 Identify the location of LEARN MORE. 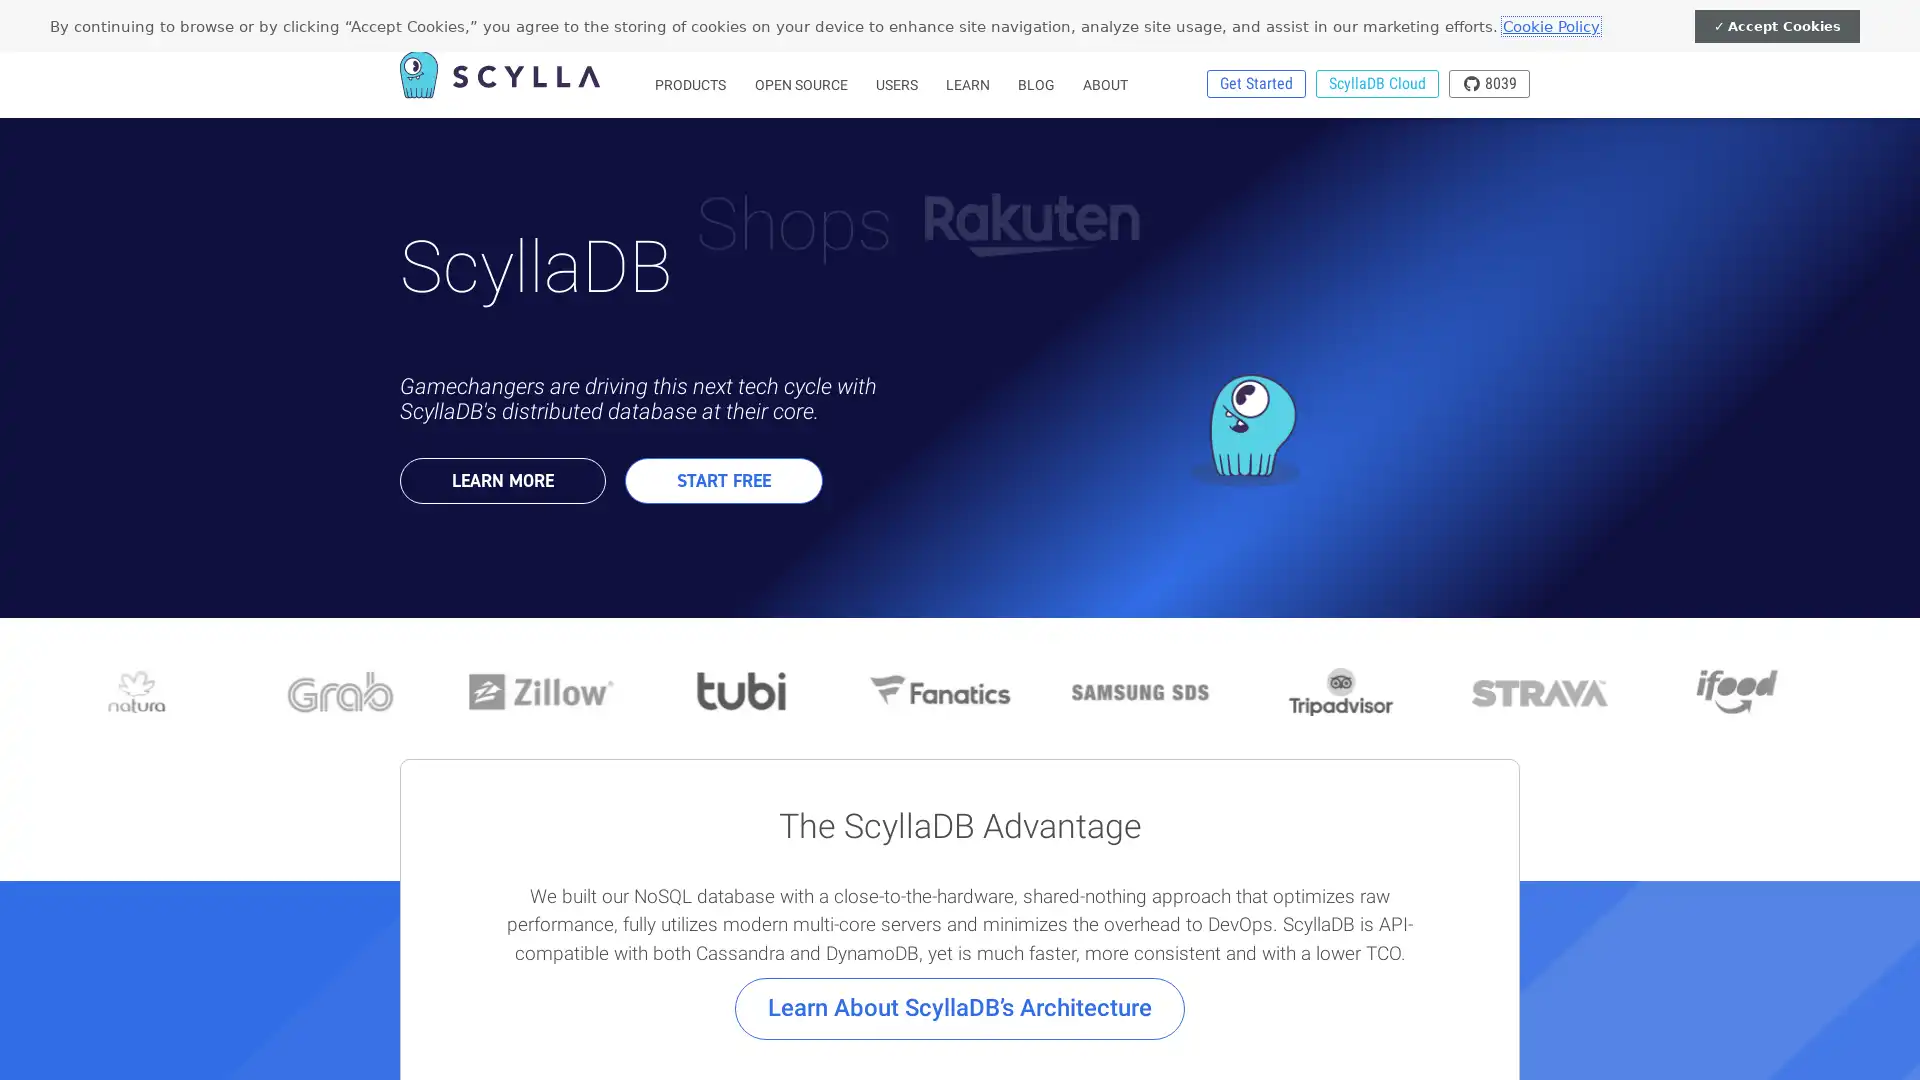
(503, 480).